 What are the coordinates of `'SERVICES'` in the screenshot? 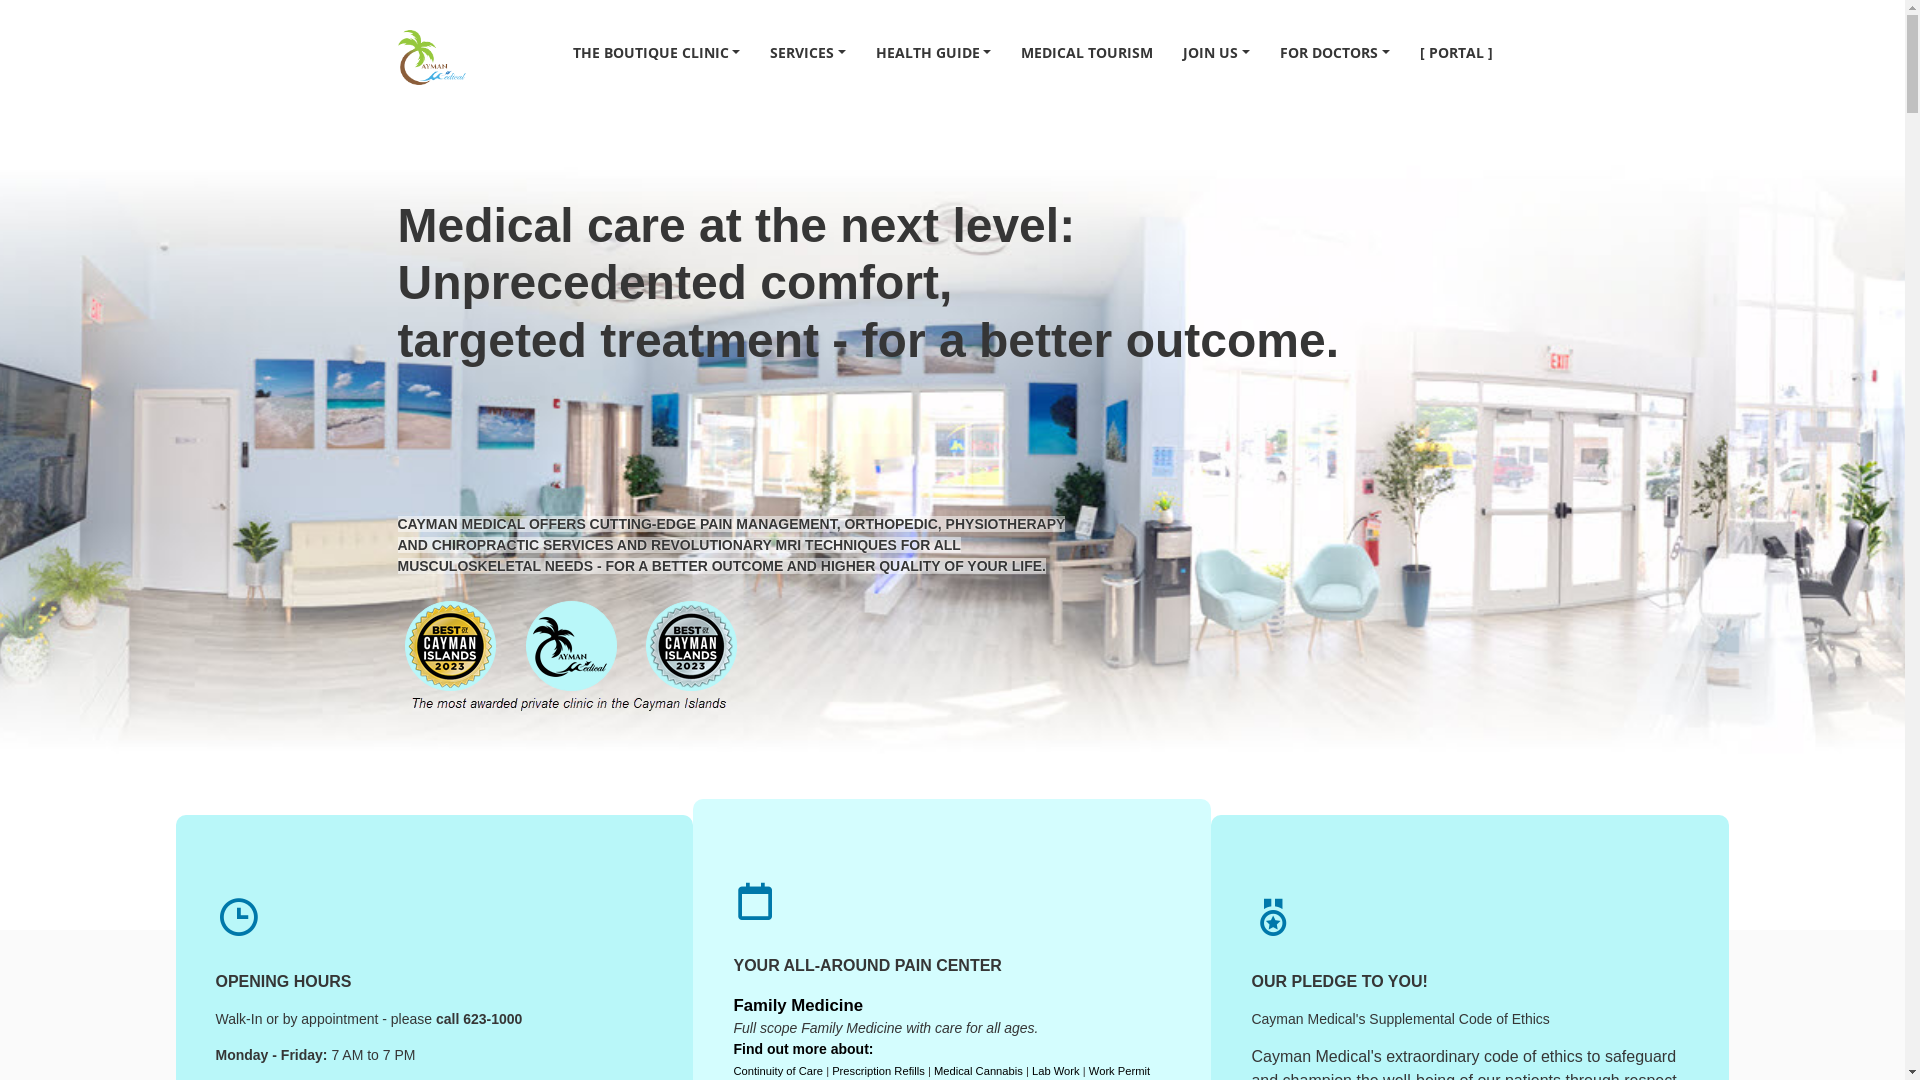 It's located at (753, 51).